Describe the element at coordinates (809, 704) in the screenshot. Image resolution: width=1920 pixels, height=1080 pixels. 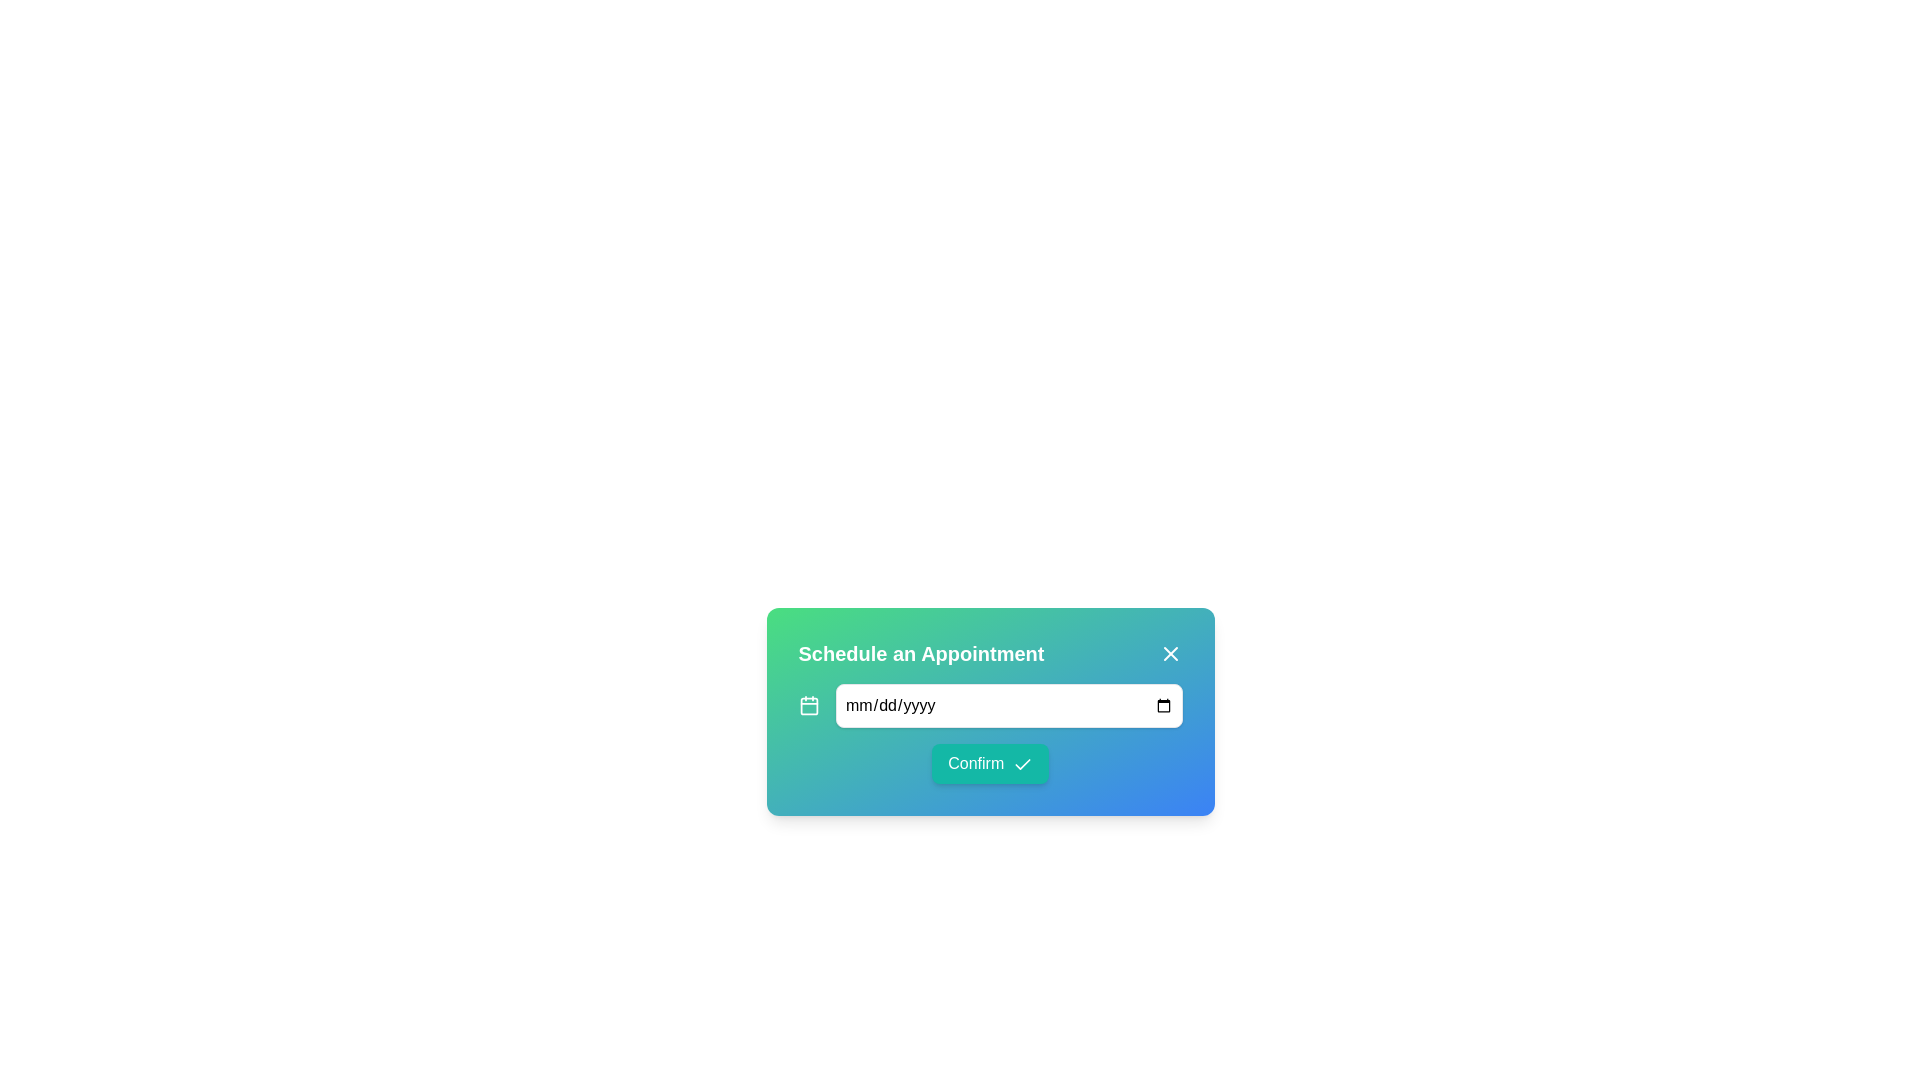
I see `the design of the date selection icon located to the left of the date input field in the main modal window` at that location.